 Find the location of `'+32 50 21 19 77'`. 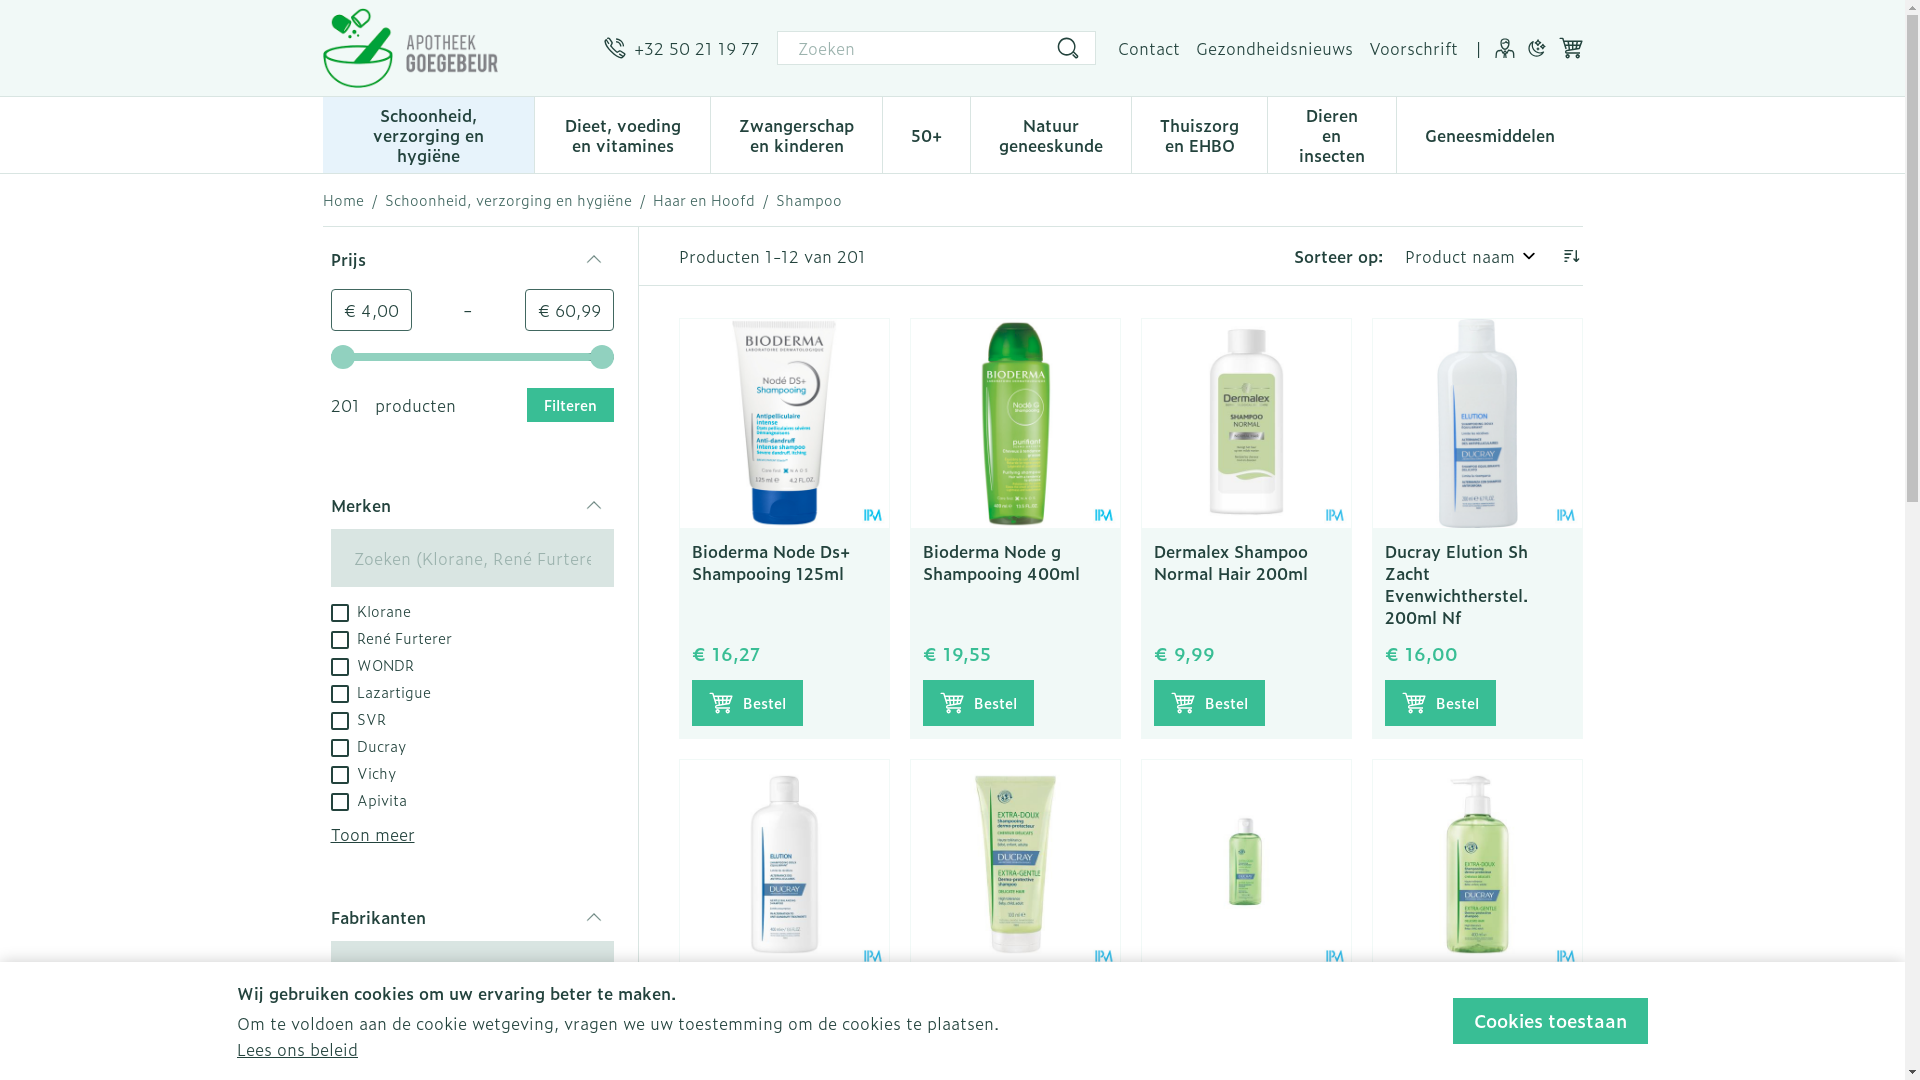

'+32 50 21 19 77' is located at coordinates (681, 46).